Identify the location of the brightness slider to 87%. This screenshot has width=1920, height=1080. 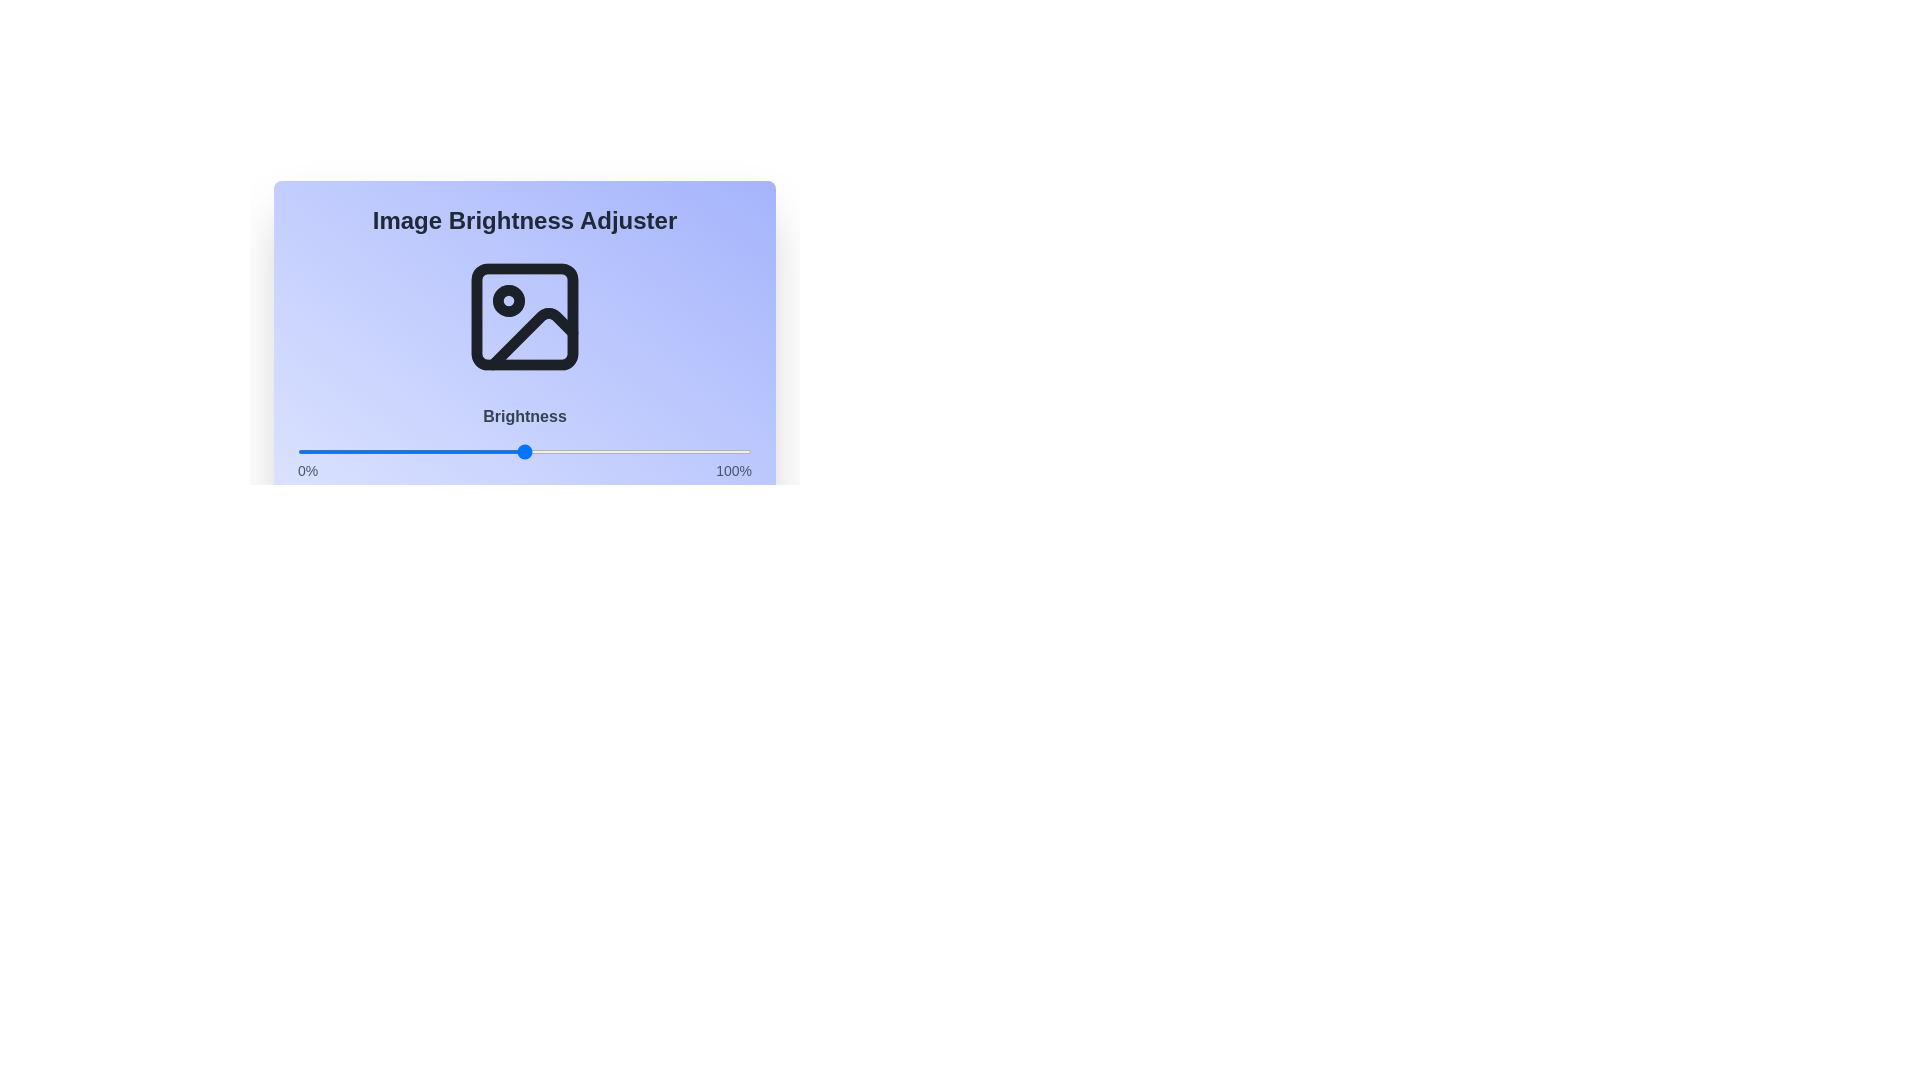
(692, 451).